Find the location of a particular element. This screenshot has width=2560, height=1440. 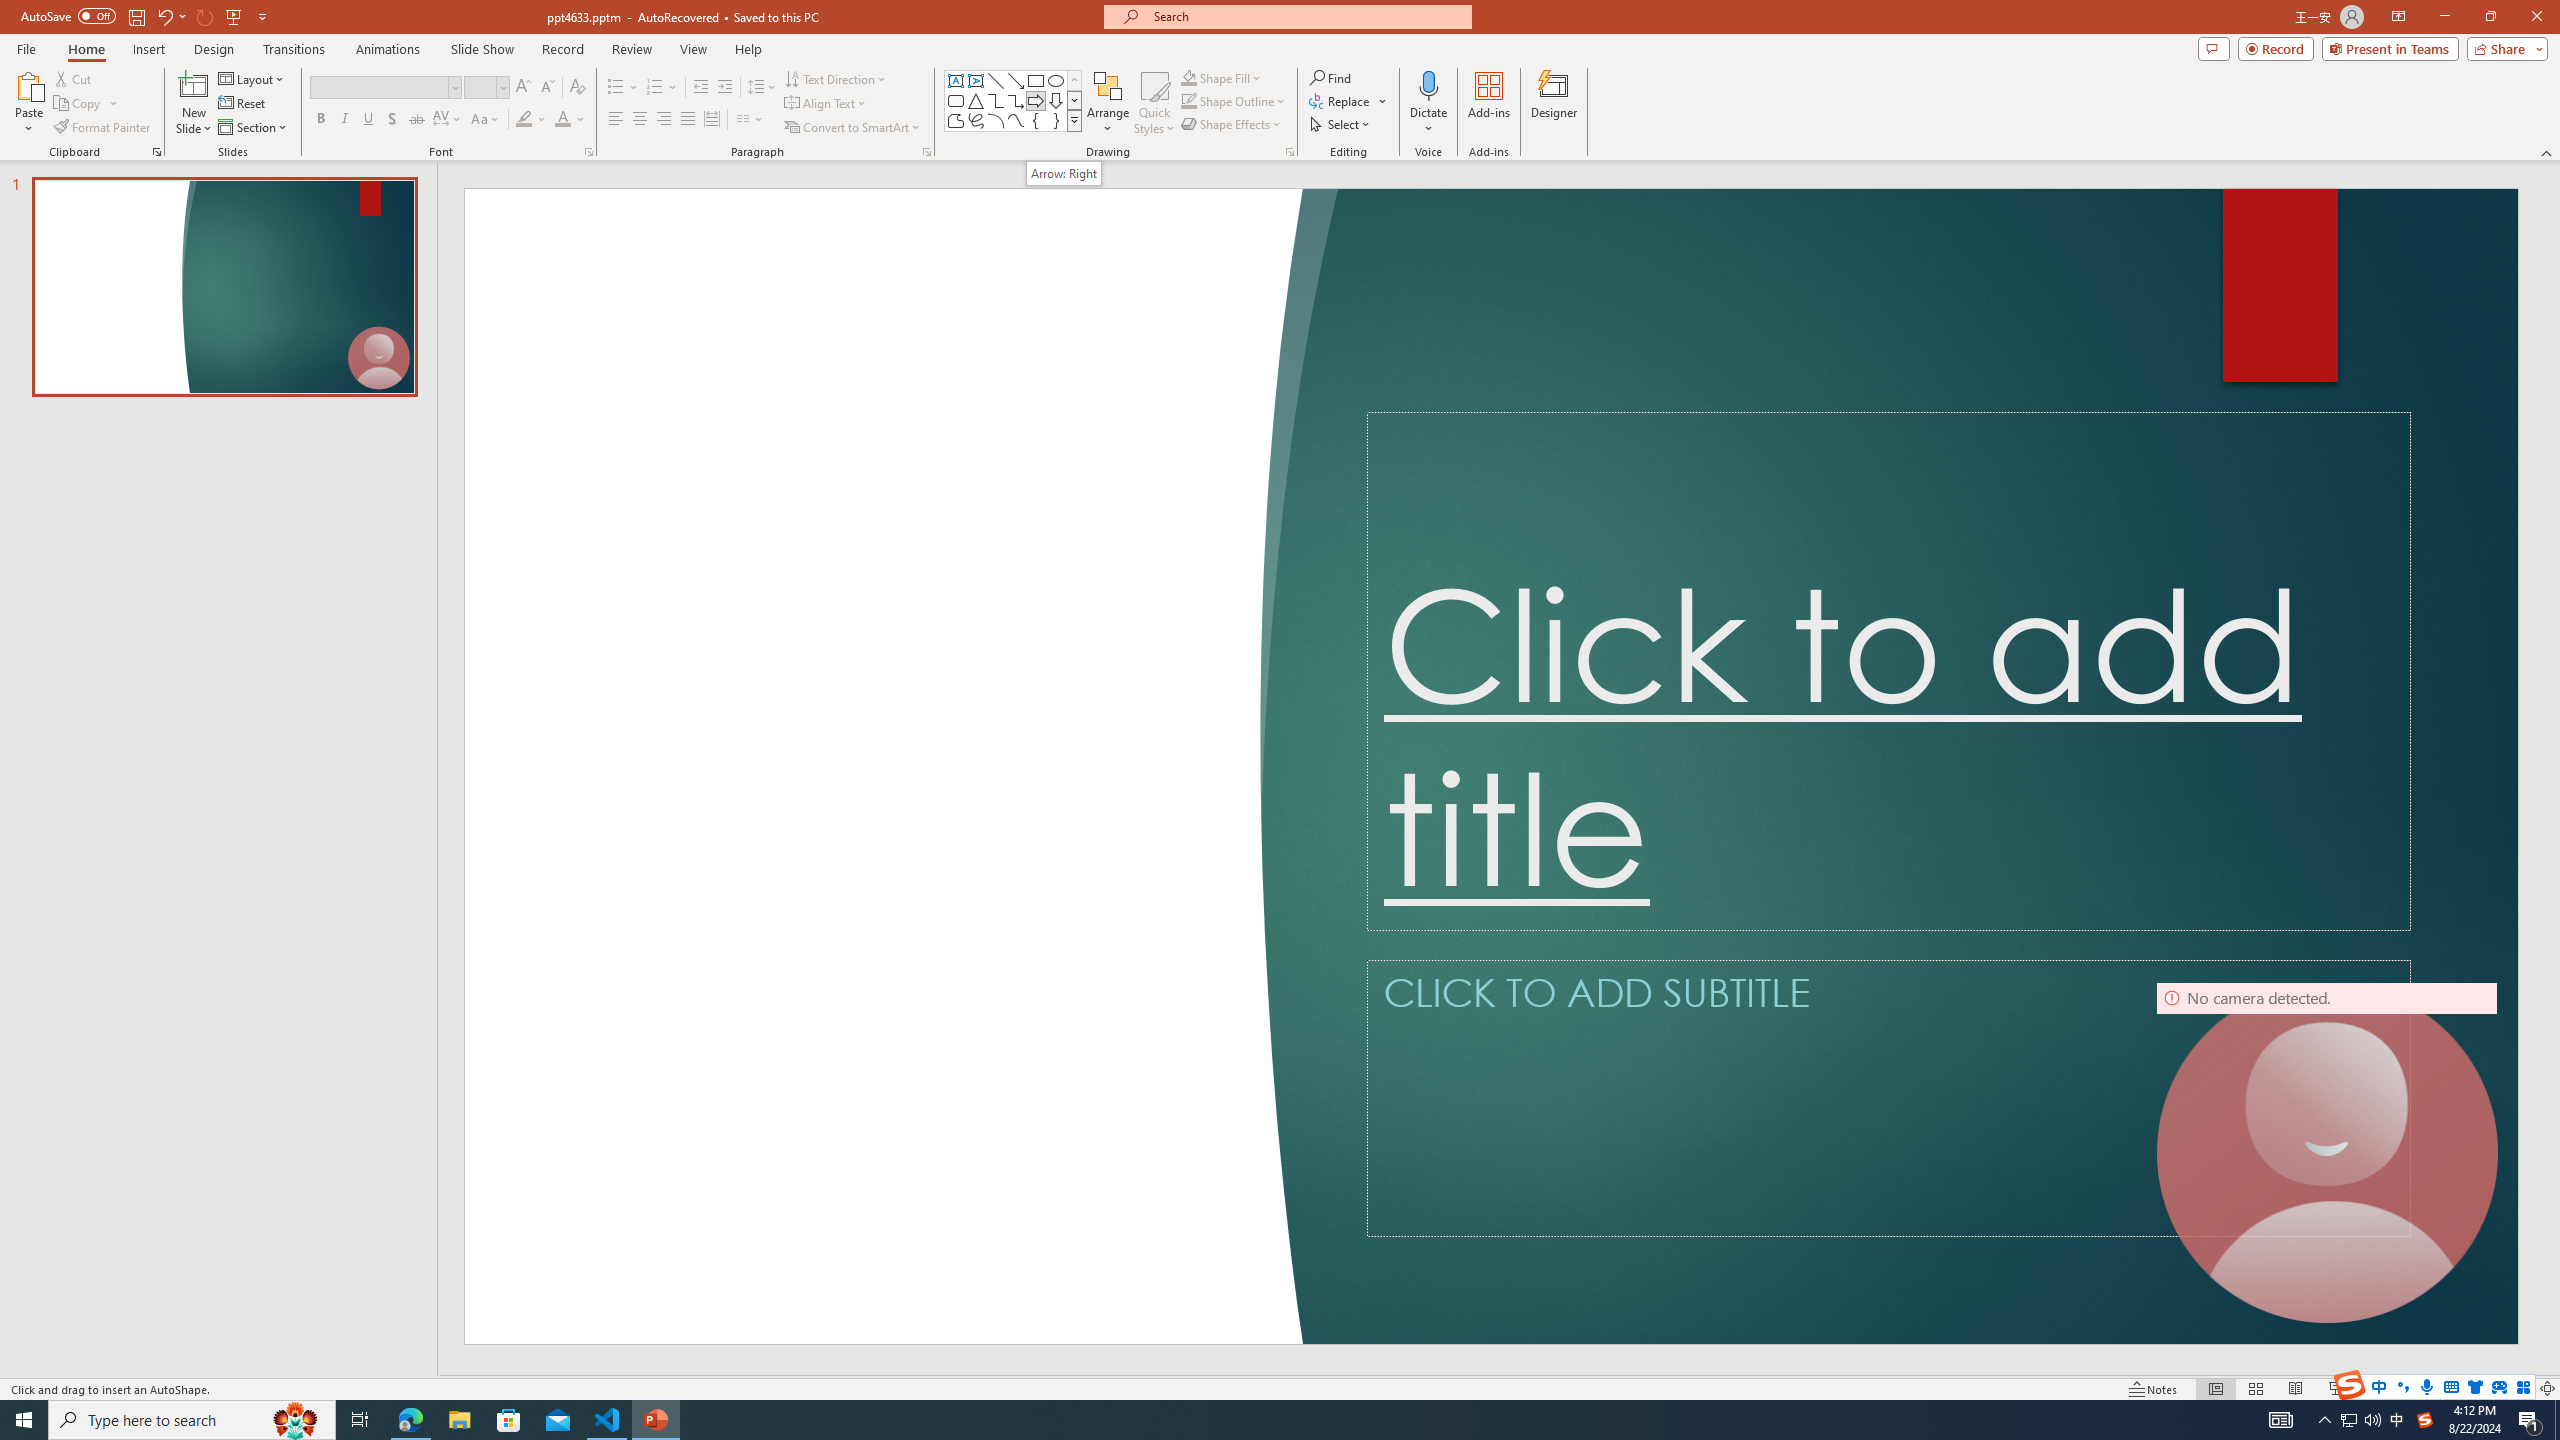

'Oval' is located at coordinates (1055, 80).